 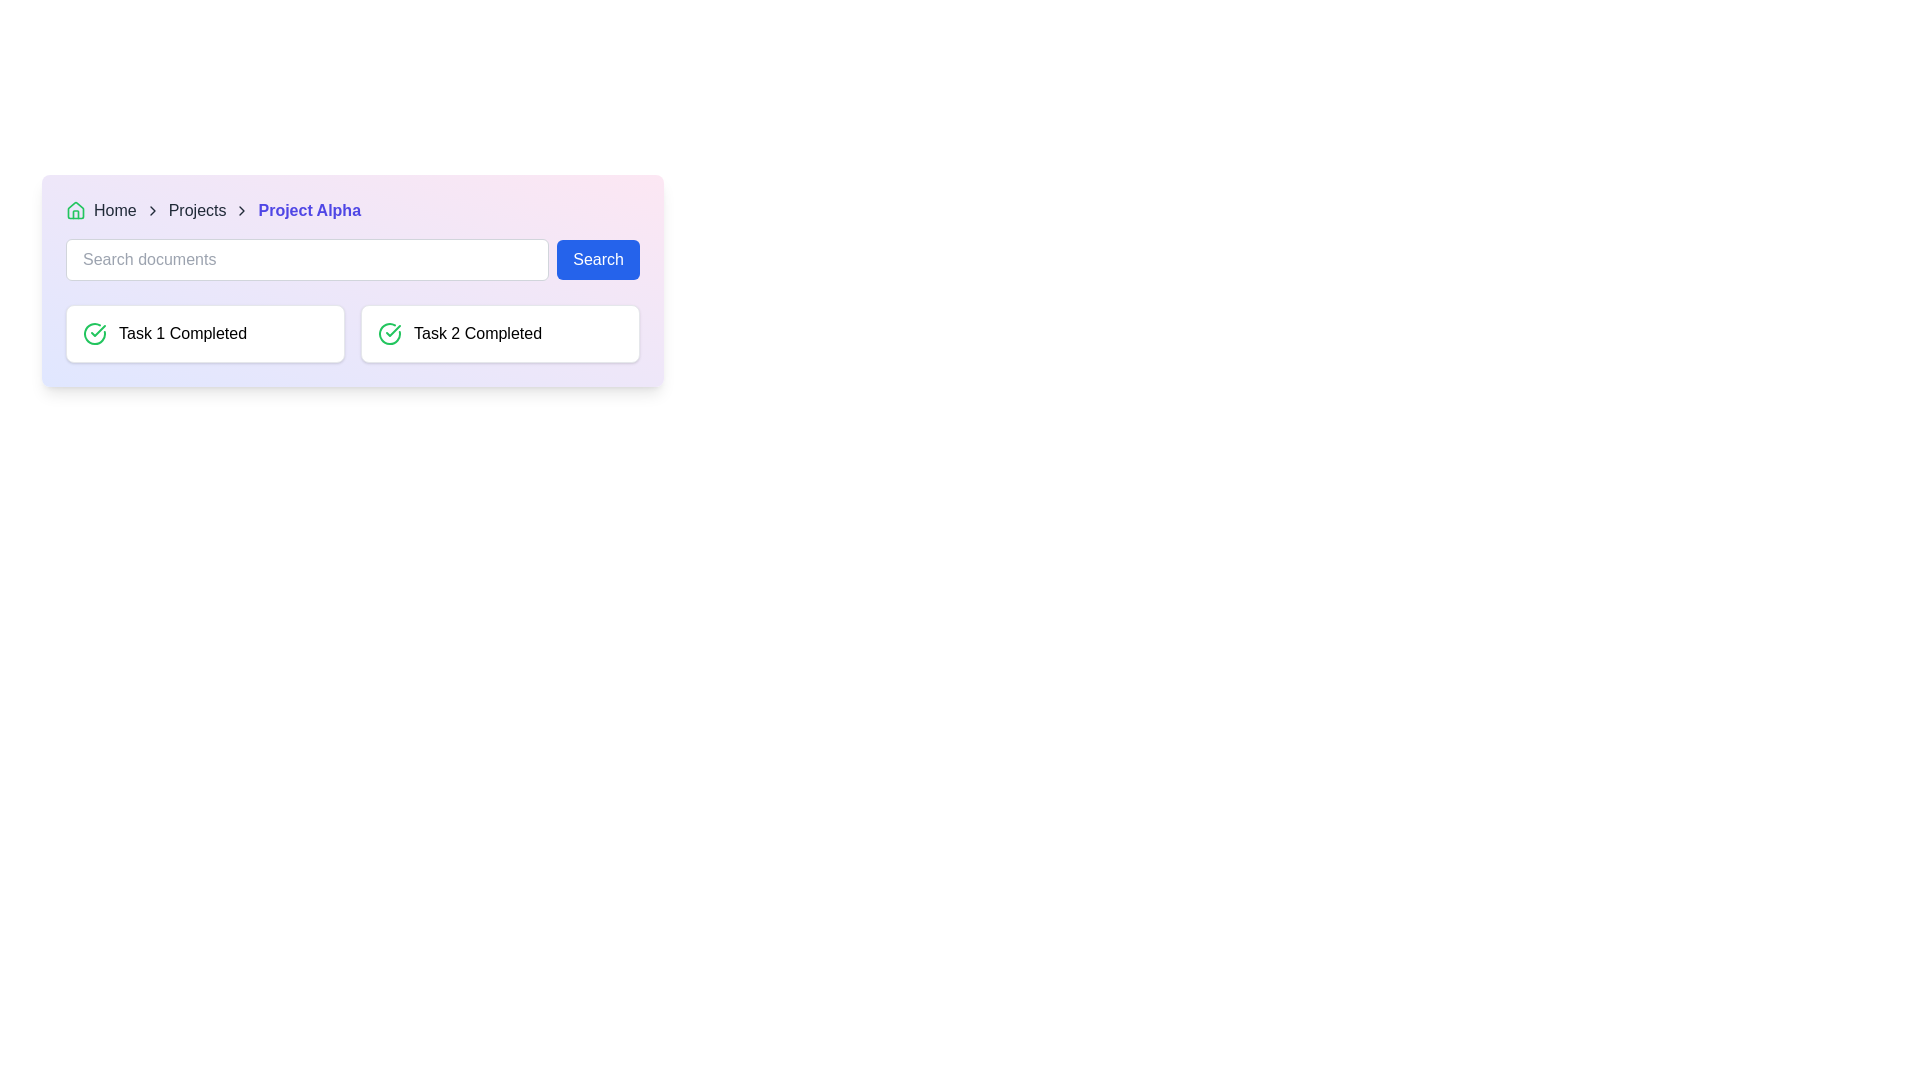 I want to click on 'Home' breadcrumb navigation link, which is the first item in the breadcrumb navigation bar at the top left corner of the card interface, so click(x=100, y=211).